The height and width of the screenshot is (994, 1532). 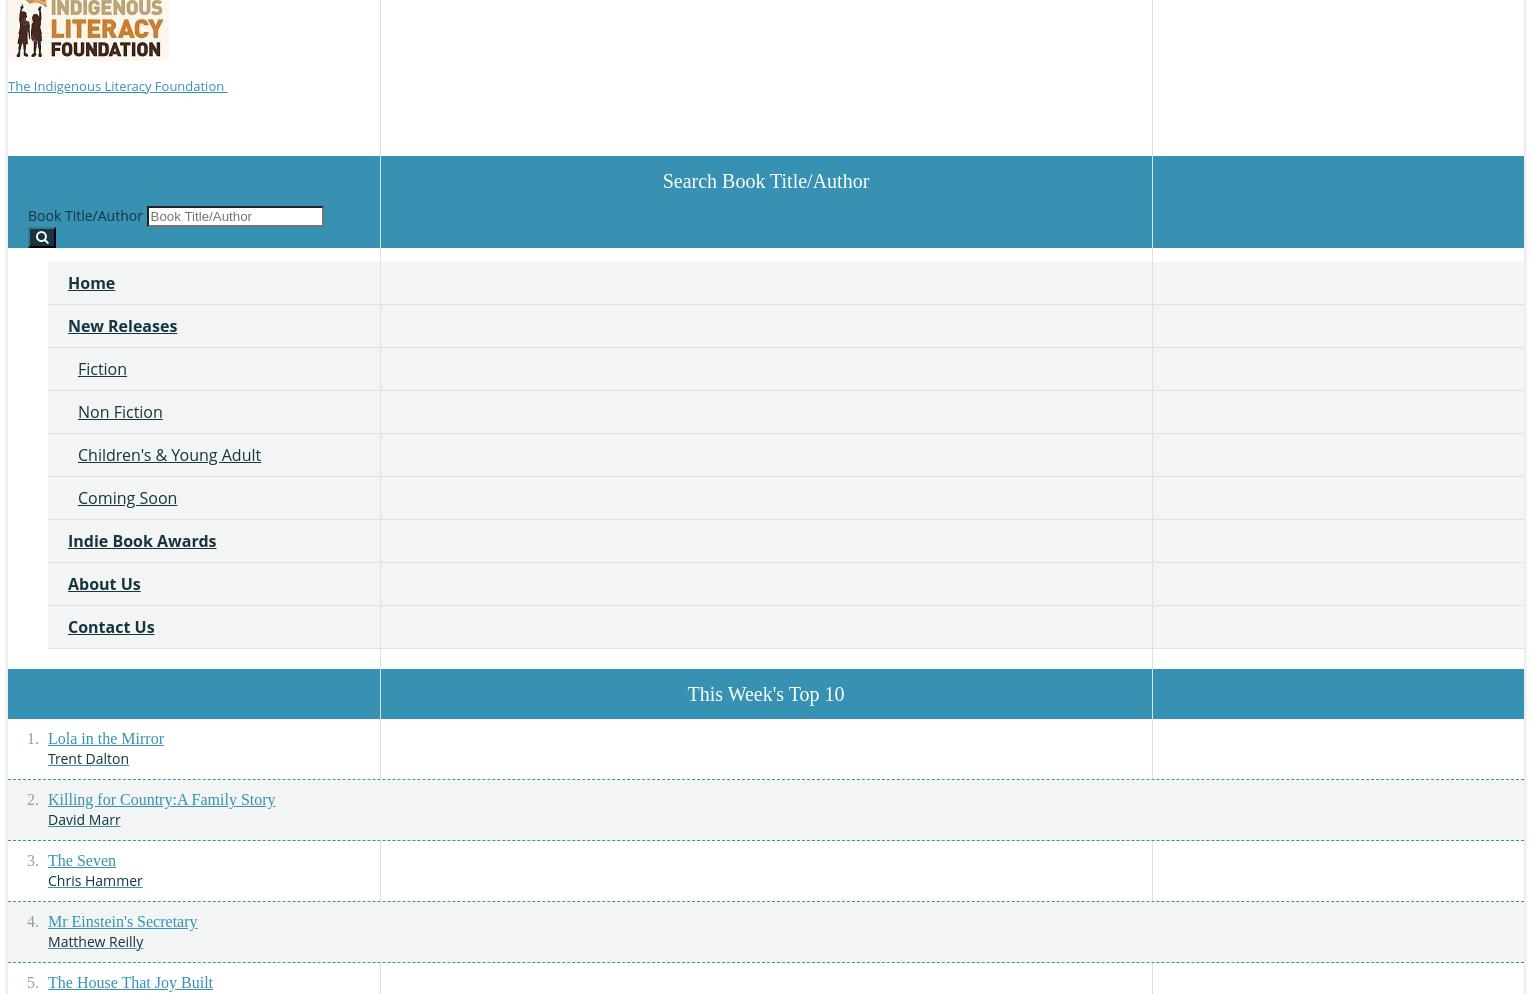 What do you see at coordinates (764, 692) in the screenshot?
I see `'This Week's Top 10'` at bounding box center [764, 692].